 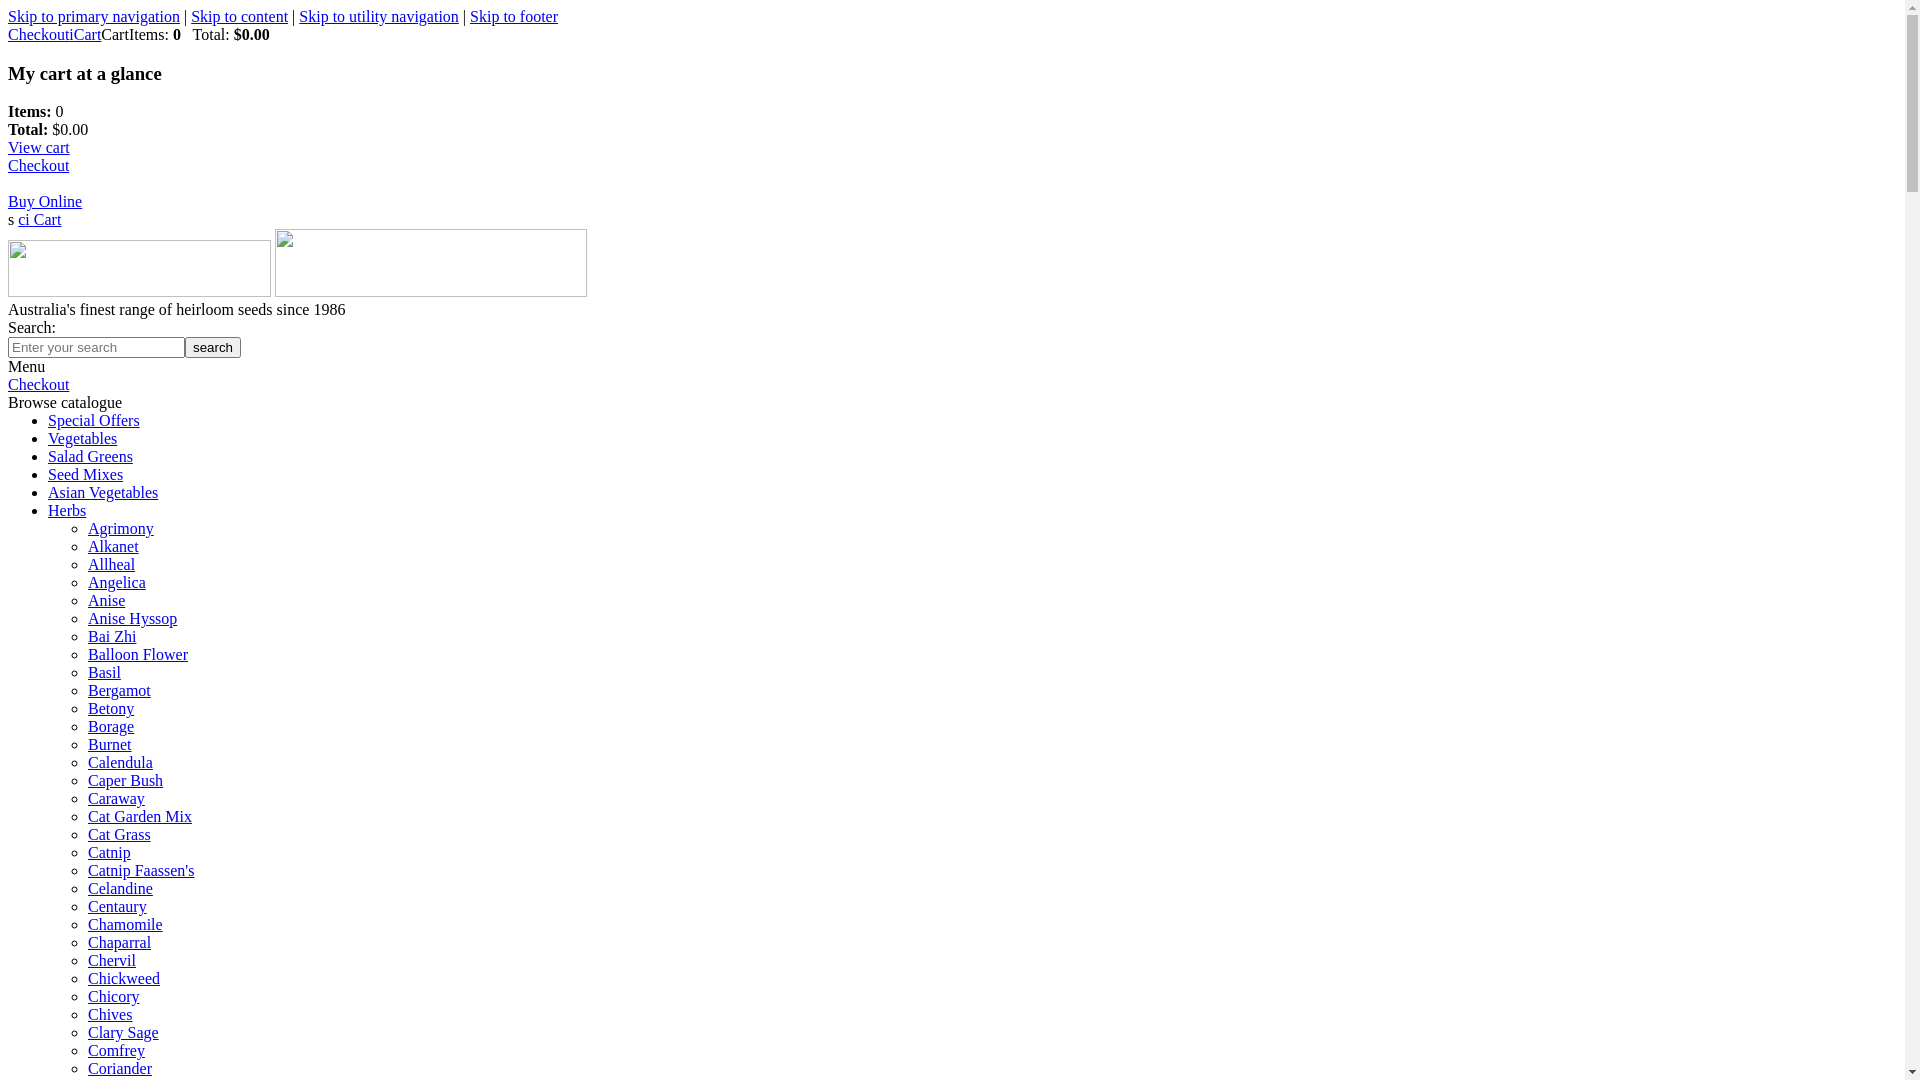 What do you see at coordinates (109, 744) in the screenshot?
I see `'Burnet'` at bounding box center [109, 744].